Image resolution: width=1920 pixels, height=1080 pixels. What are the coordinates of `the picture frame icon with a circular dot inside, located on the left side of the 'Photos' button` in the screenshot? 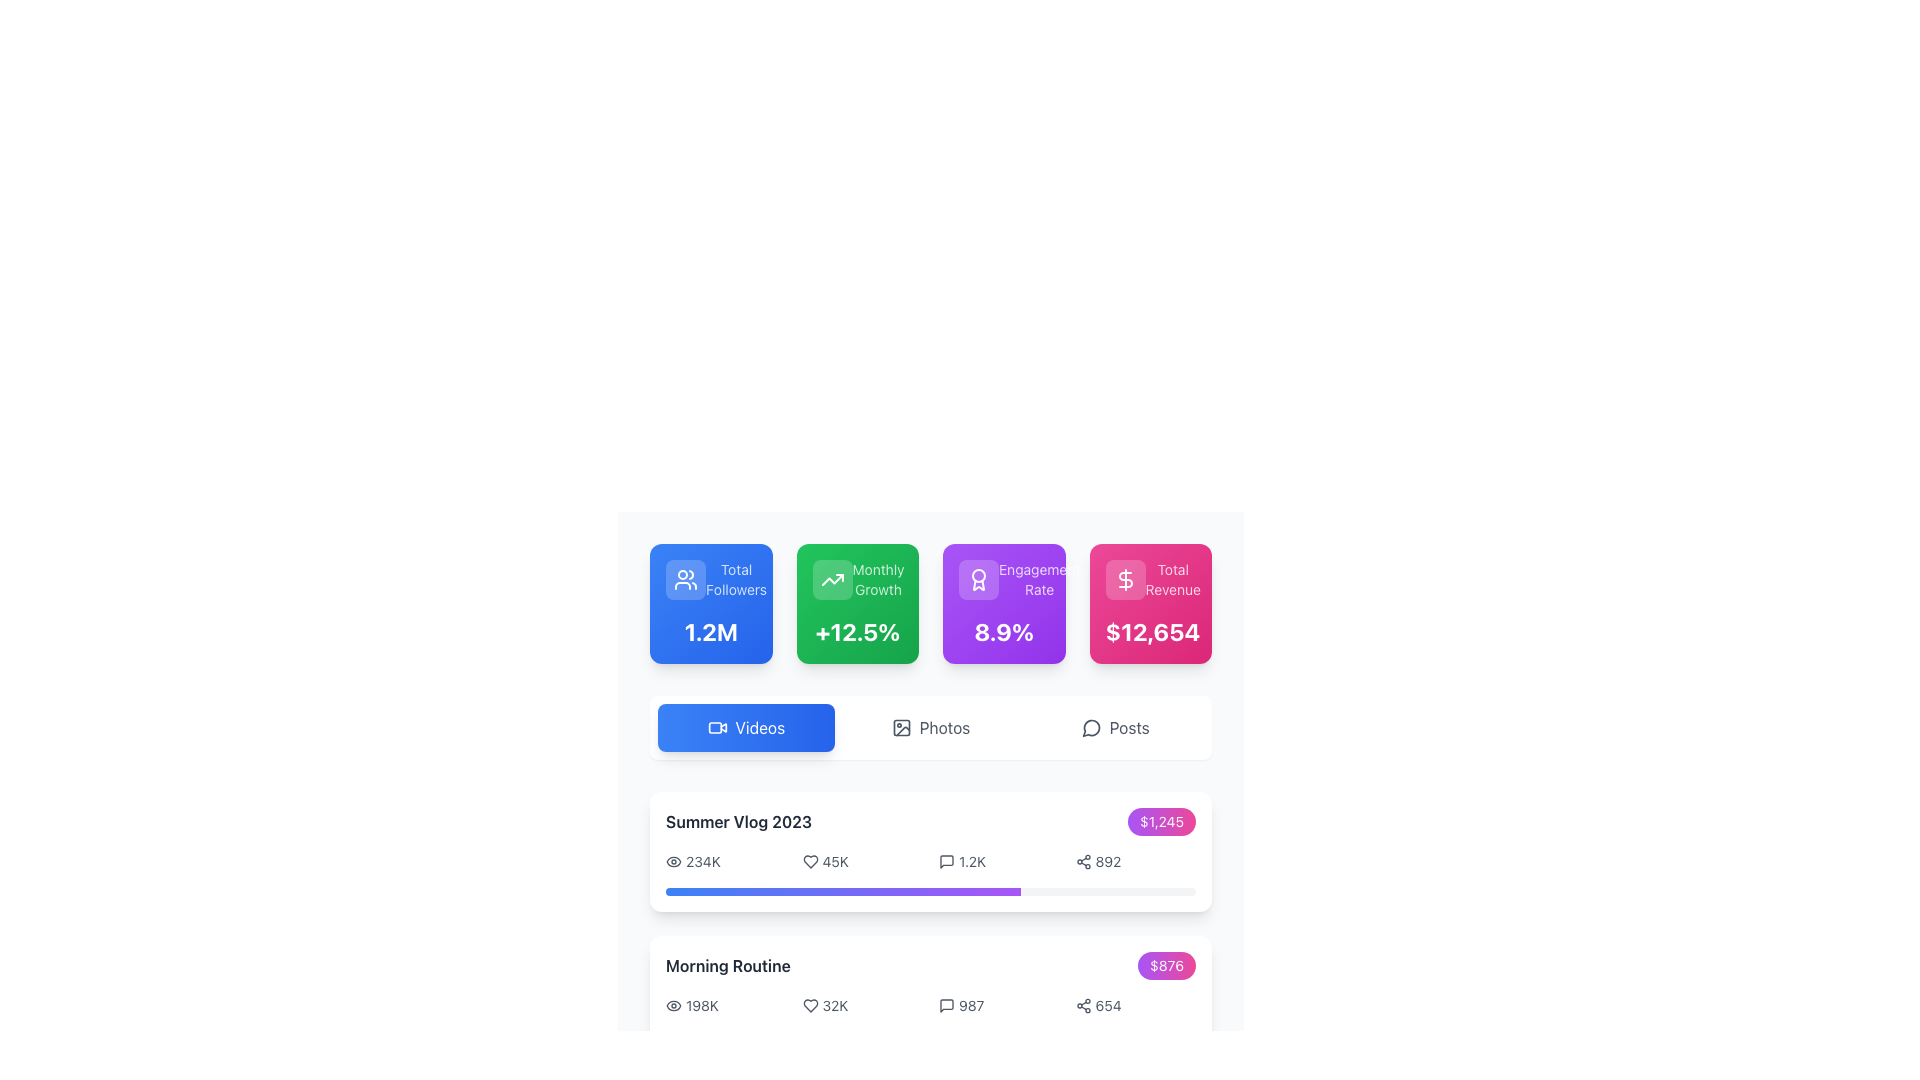 It's located at (900, 728).